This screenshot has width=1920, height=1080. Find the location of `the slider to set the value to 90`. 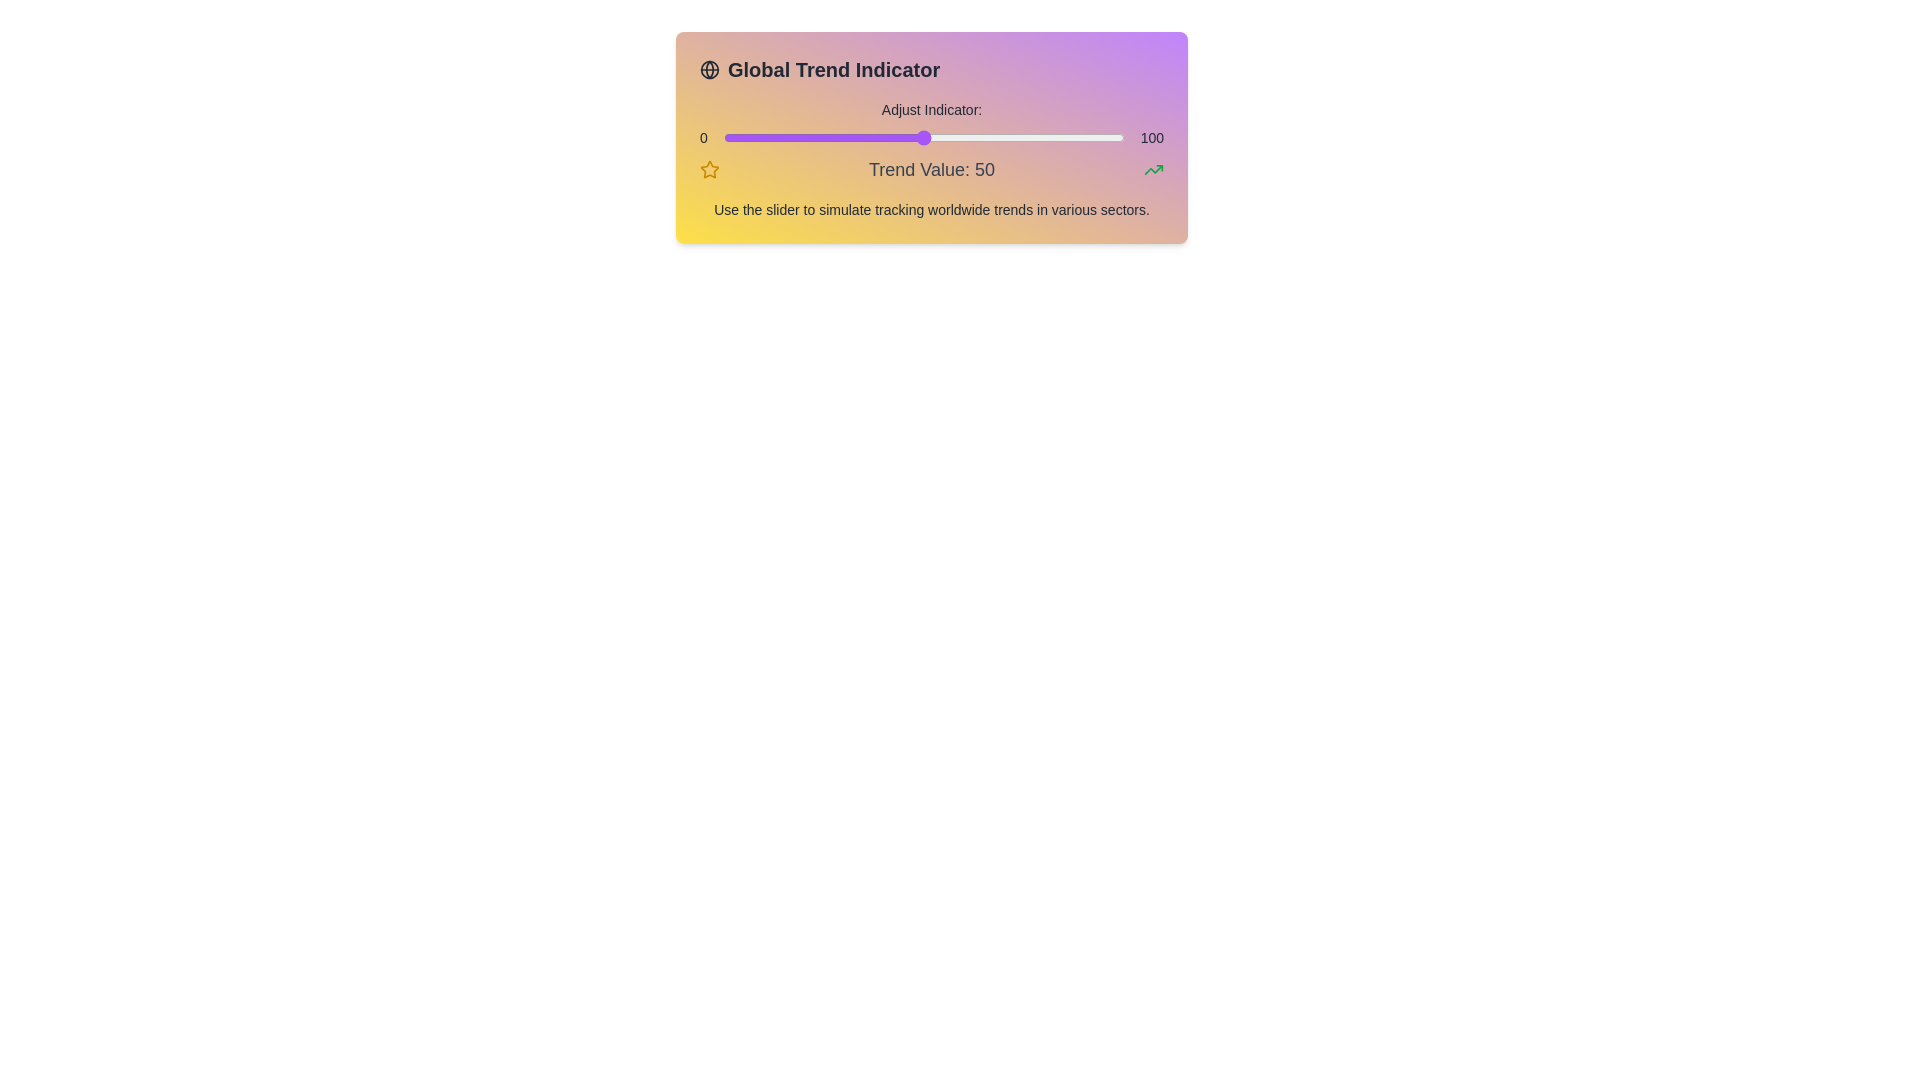

the slider to set the value to 90 is located at coordinates (1083, 137).